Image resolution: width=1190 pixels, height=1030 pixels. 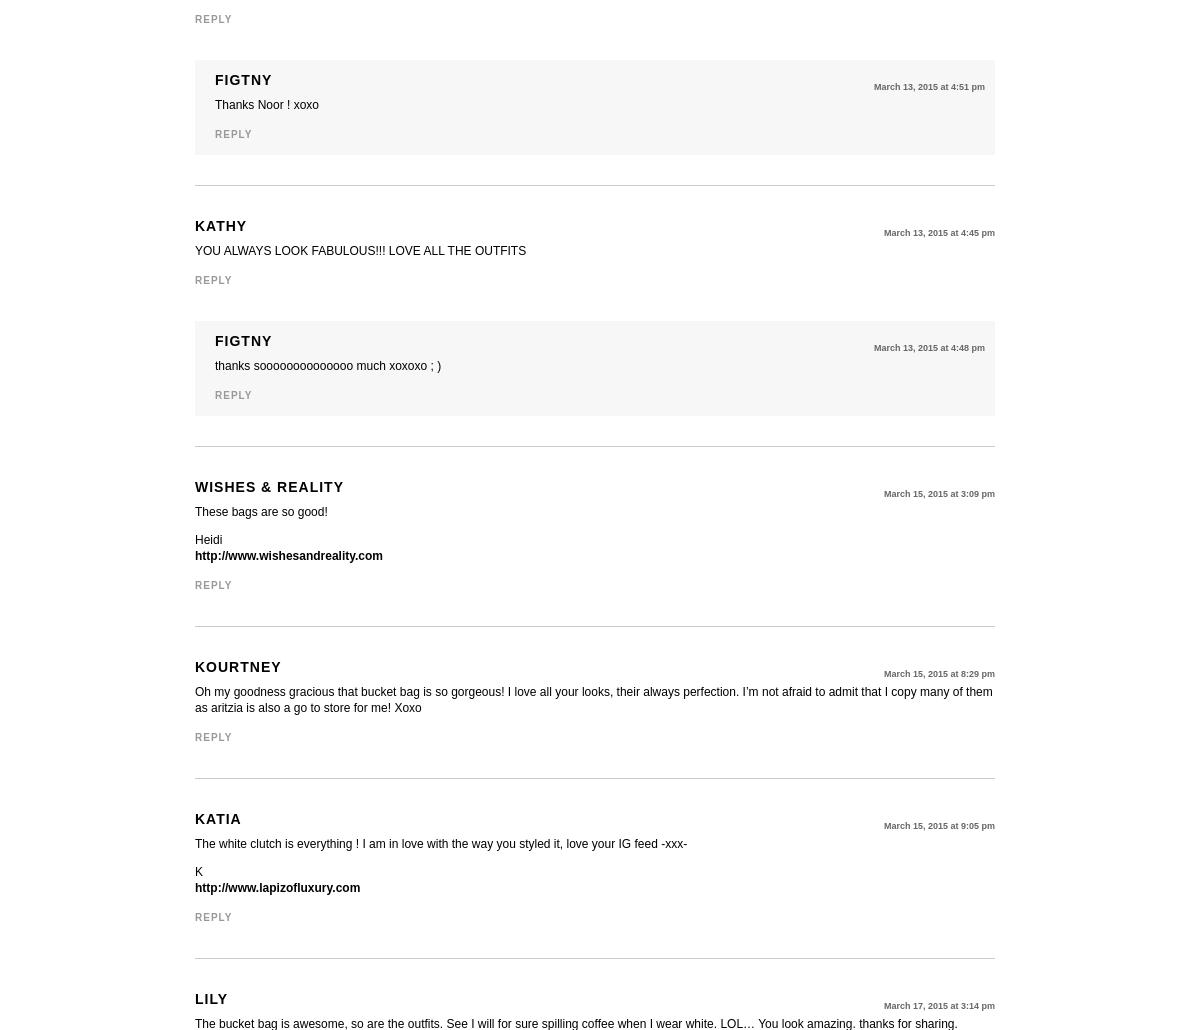 What do you see at coordinates (881, 492) in the screenshot?
I see `'March 15, 2015 at 3:09 pm'` at bounding box center [881, 492].